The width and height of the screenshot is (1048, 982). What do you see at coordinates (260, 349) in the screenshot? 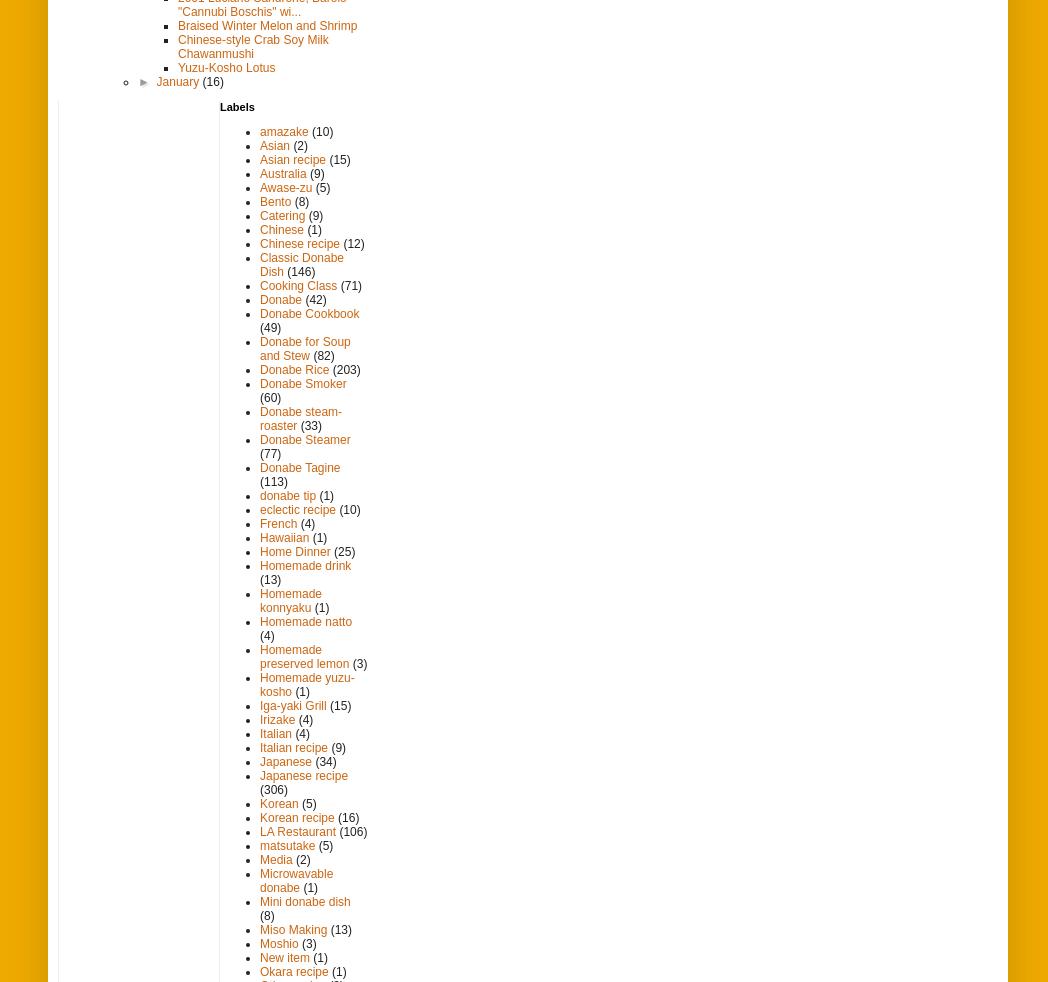
I see `'Donabe for Soup and Stew'` at bounding box center [260, 349].